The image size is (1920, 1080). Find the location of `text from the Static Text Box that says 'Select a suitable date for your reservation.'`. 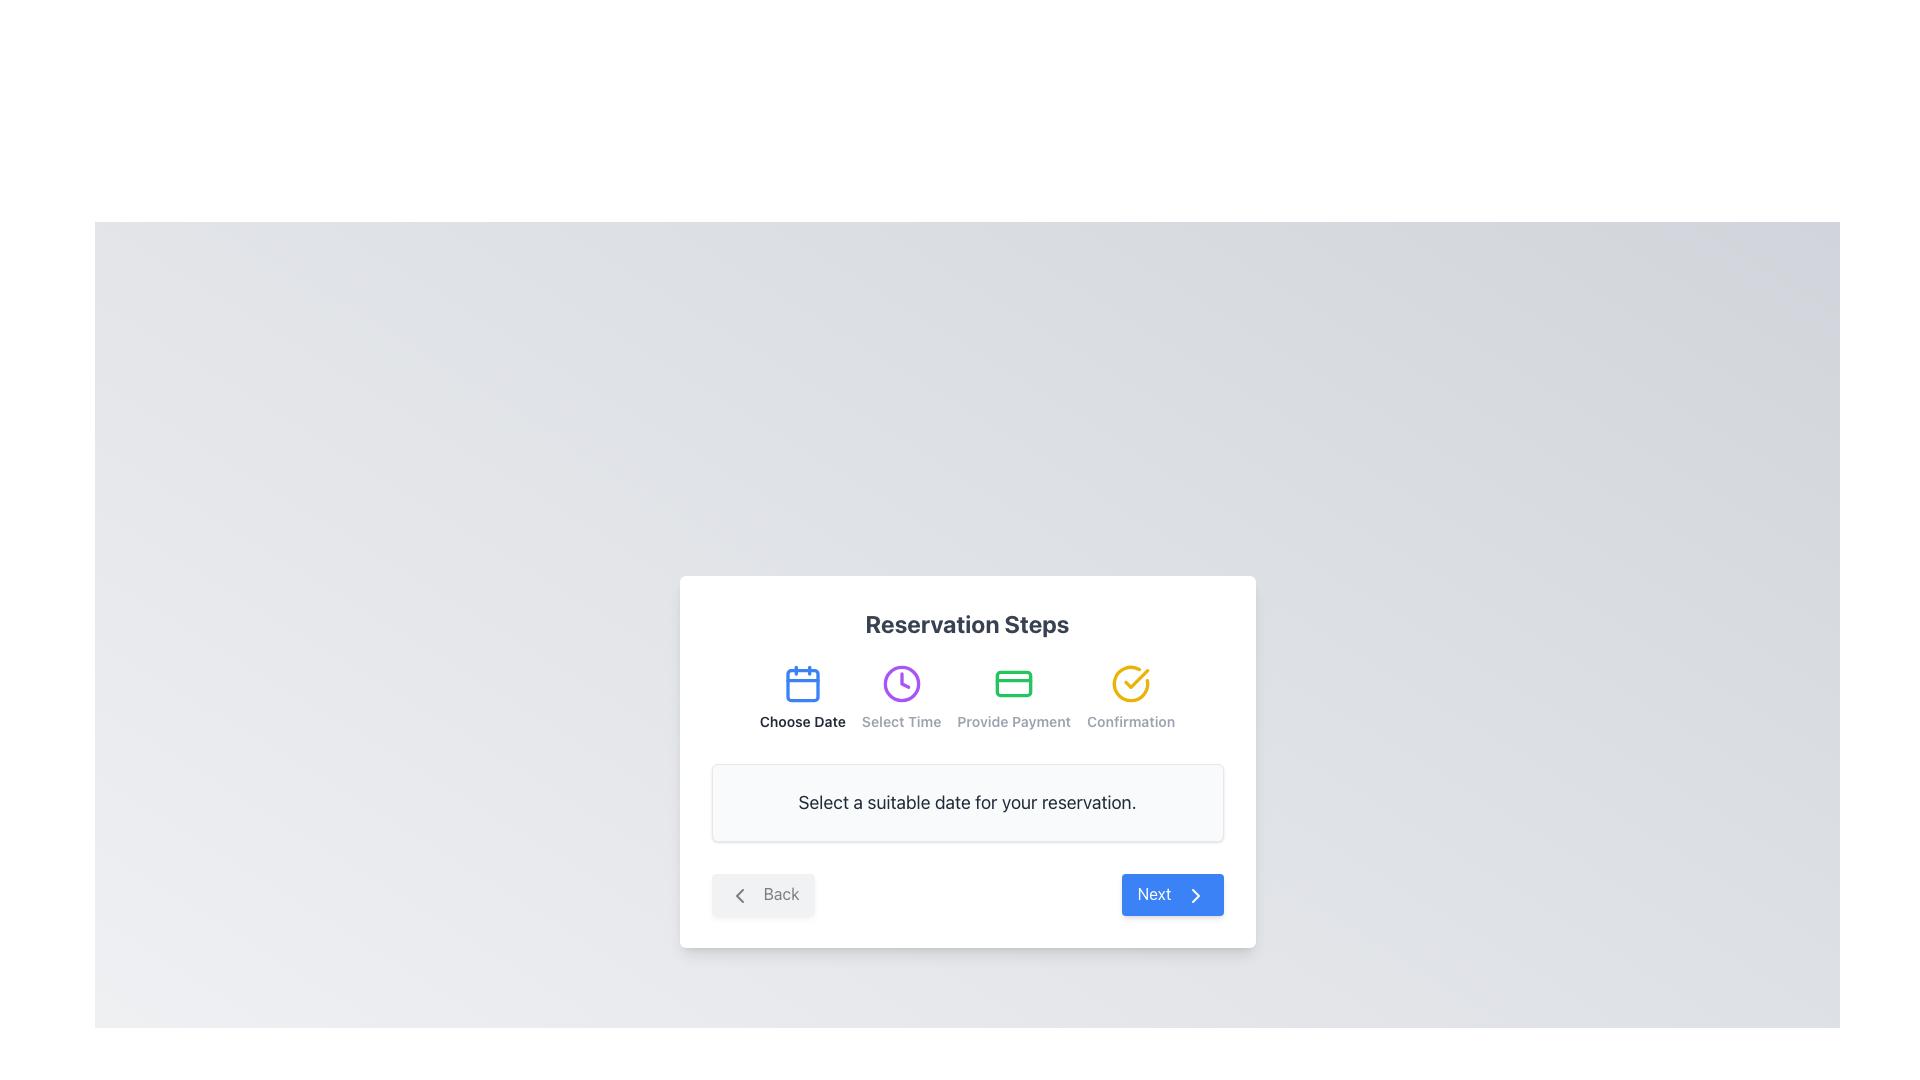

text from the Static Text Box that says 'Select a suitable date for your reservation.' is located at coordinates (967, 802).